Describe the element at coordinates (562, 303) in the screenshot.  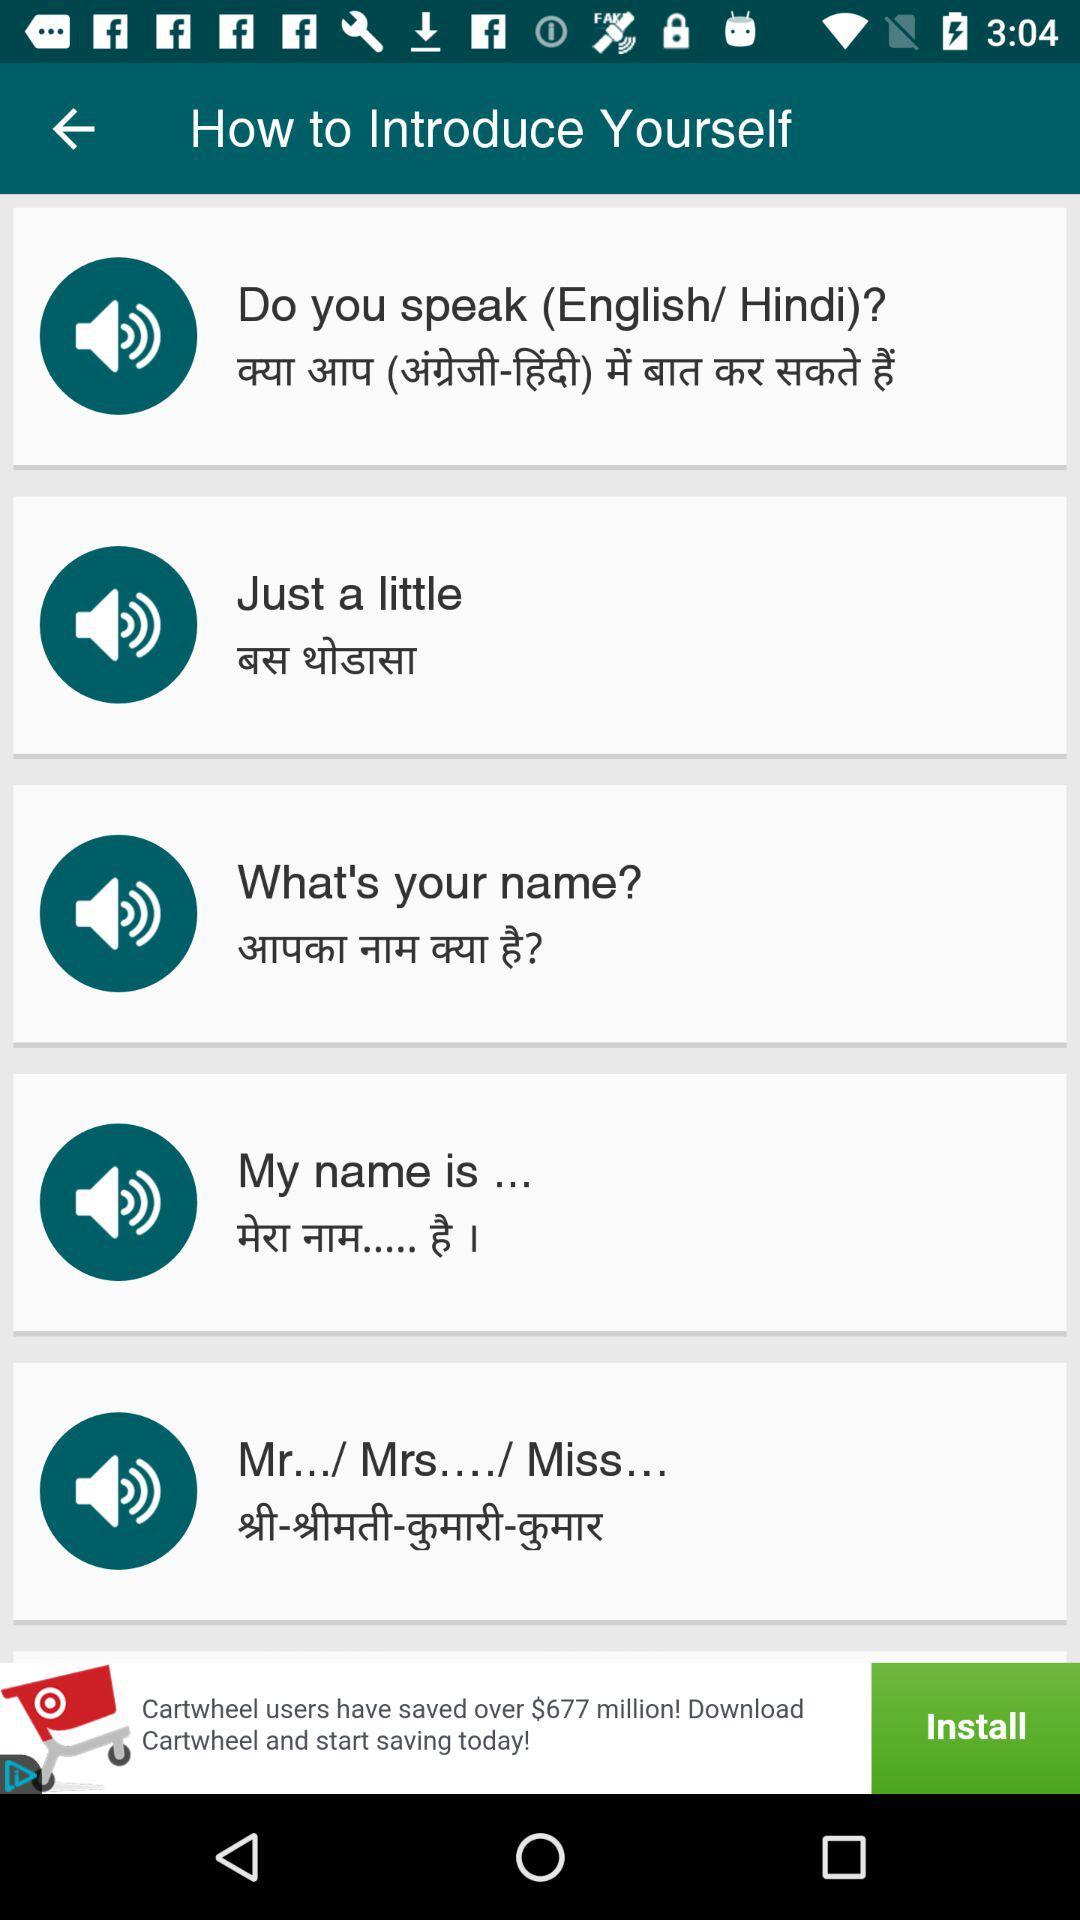
I see `item below the how to introduce icon` at that location.